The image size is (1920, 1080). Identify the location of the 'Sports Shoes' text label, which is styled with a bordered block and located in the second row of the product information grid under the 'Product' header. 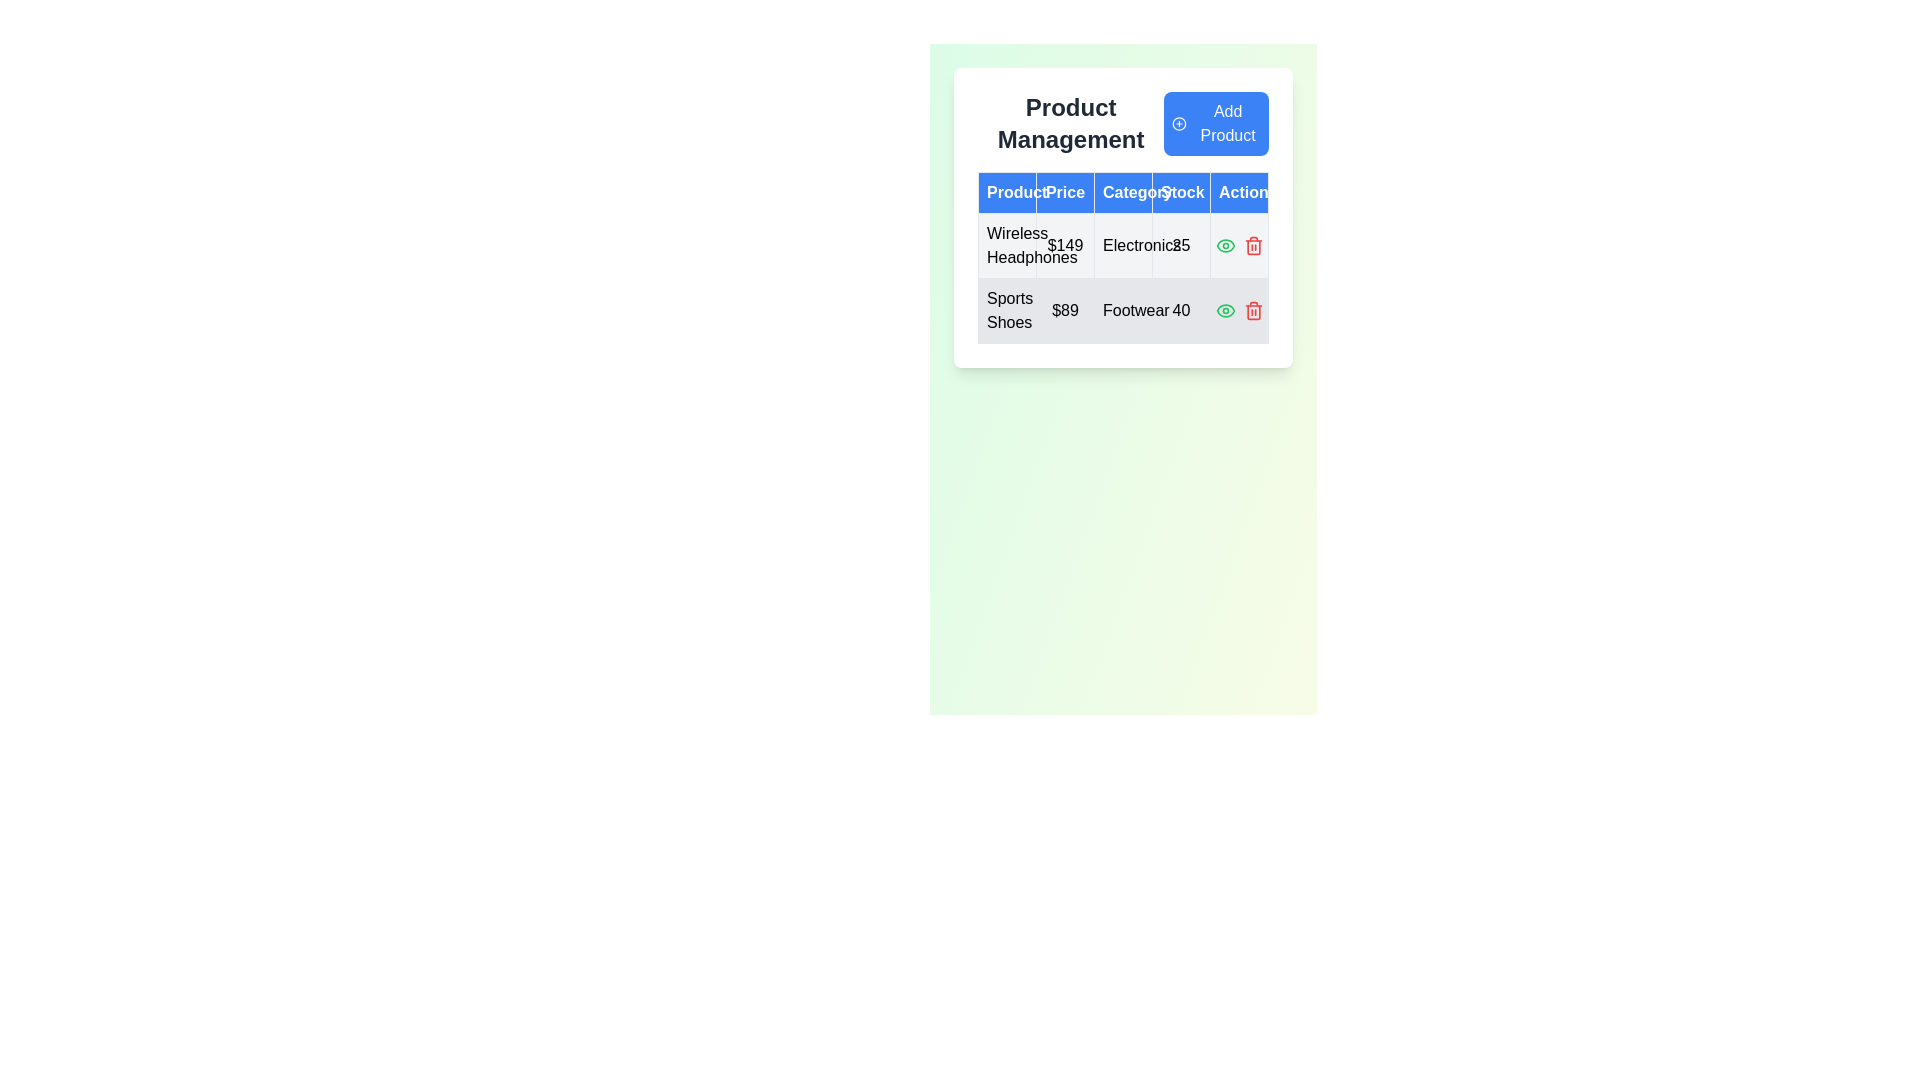
(1007, 311).